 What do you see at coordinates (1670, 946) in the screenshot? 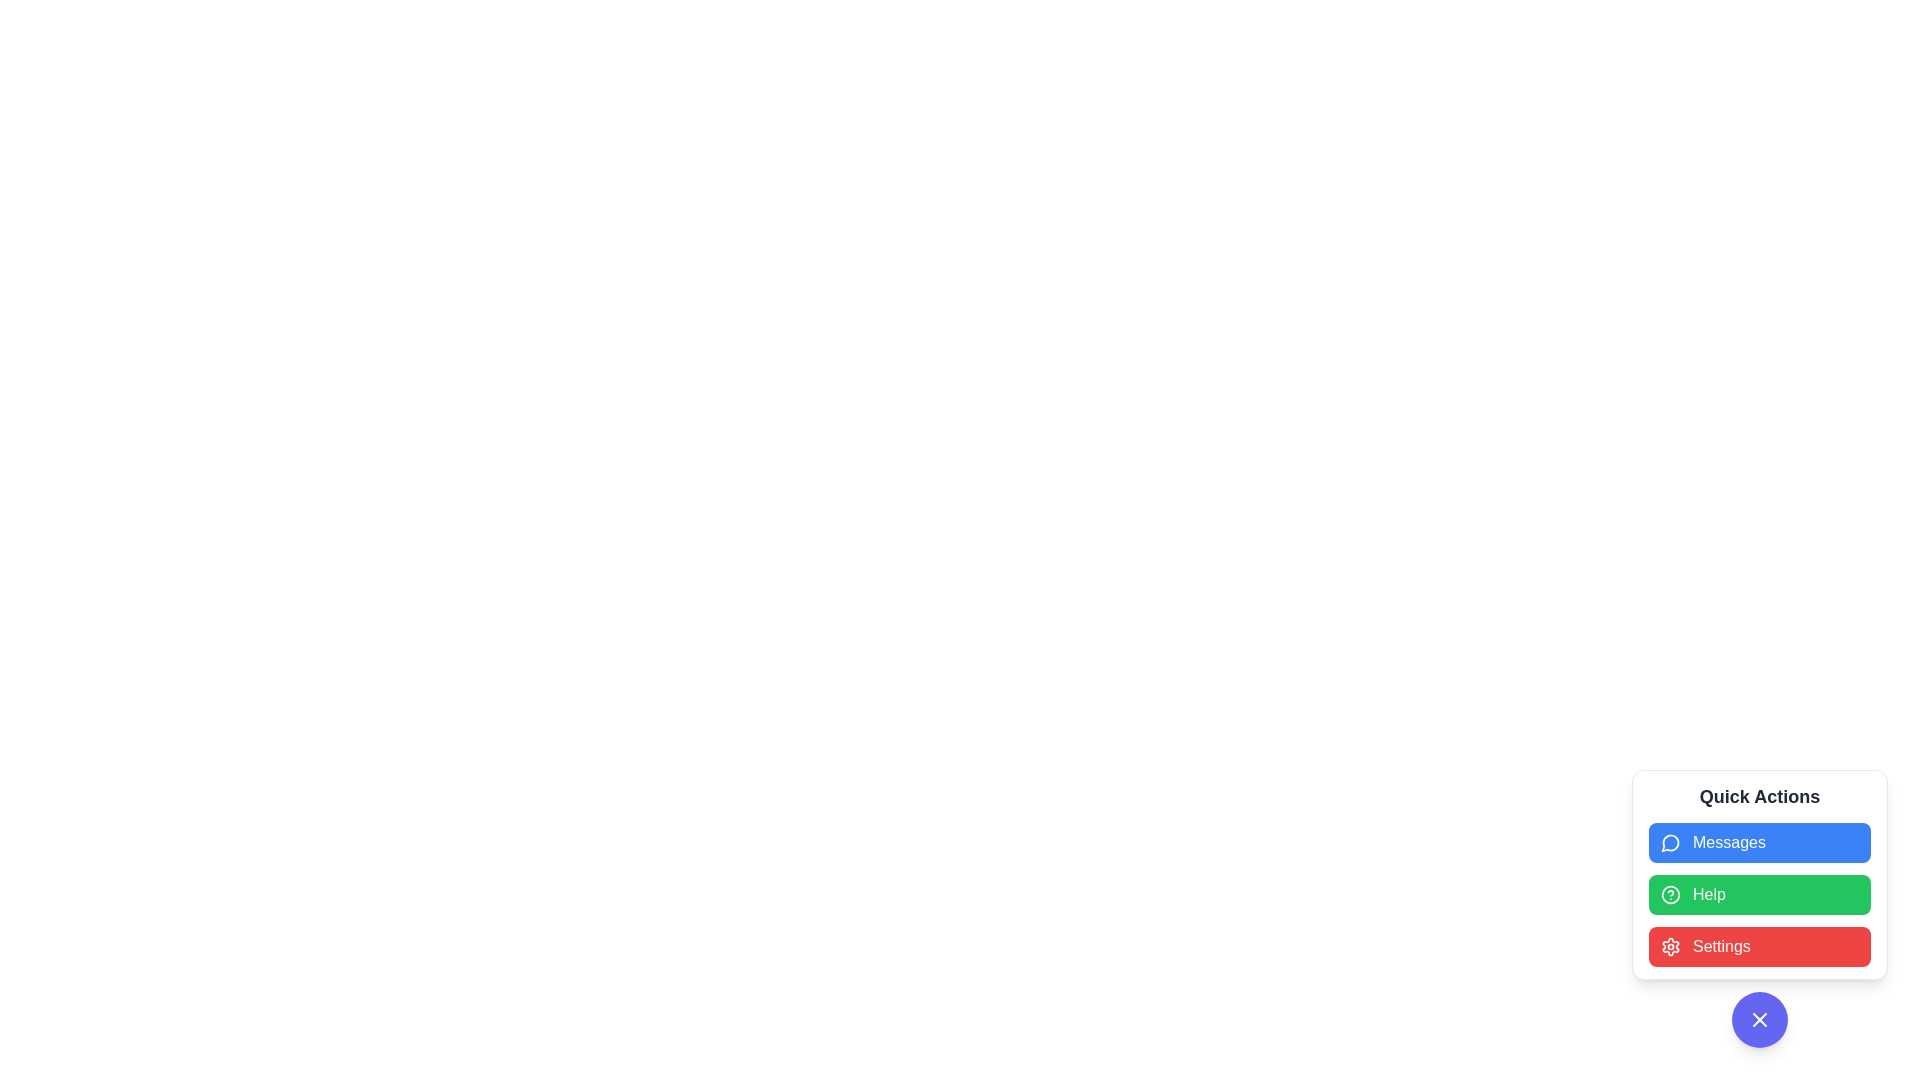
I see `the gear icon associated with the 'Settings' button in the 'Quick Actions' pop-up, which is positioned on the left side of the red background button labeled 'Settings'` at bounding box center [1670, 946].